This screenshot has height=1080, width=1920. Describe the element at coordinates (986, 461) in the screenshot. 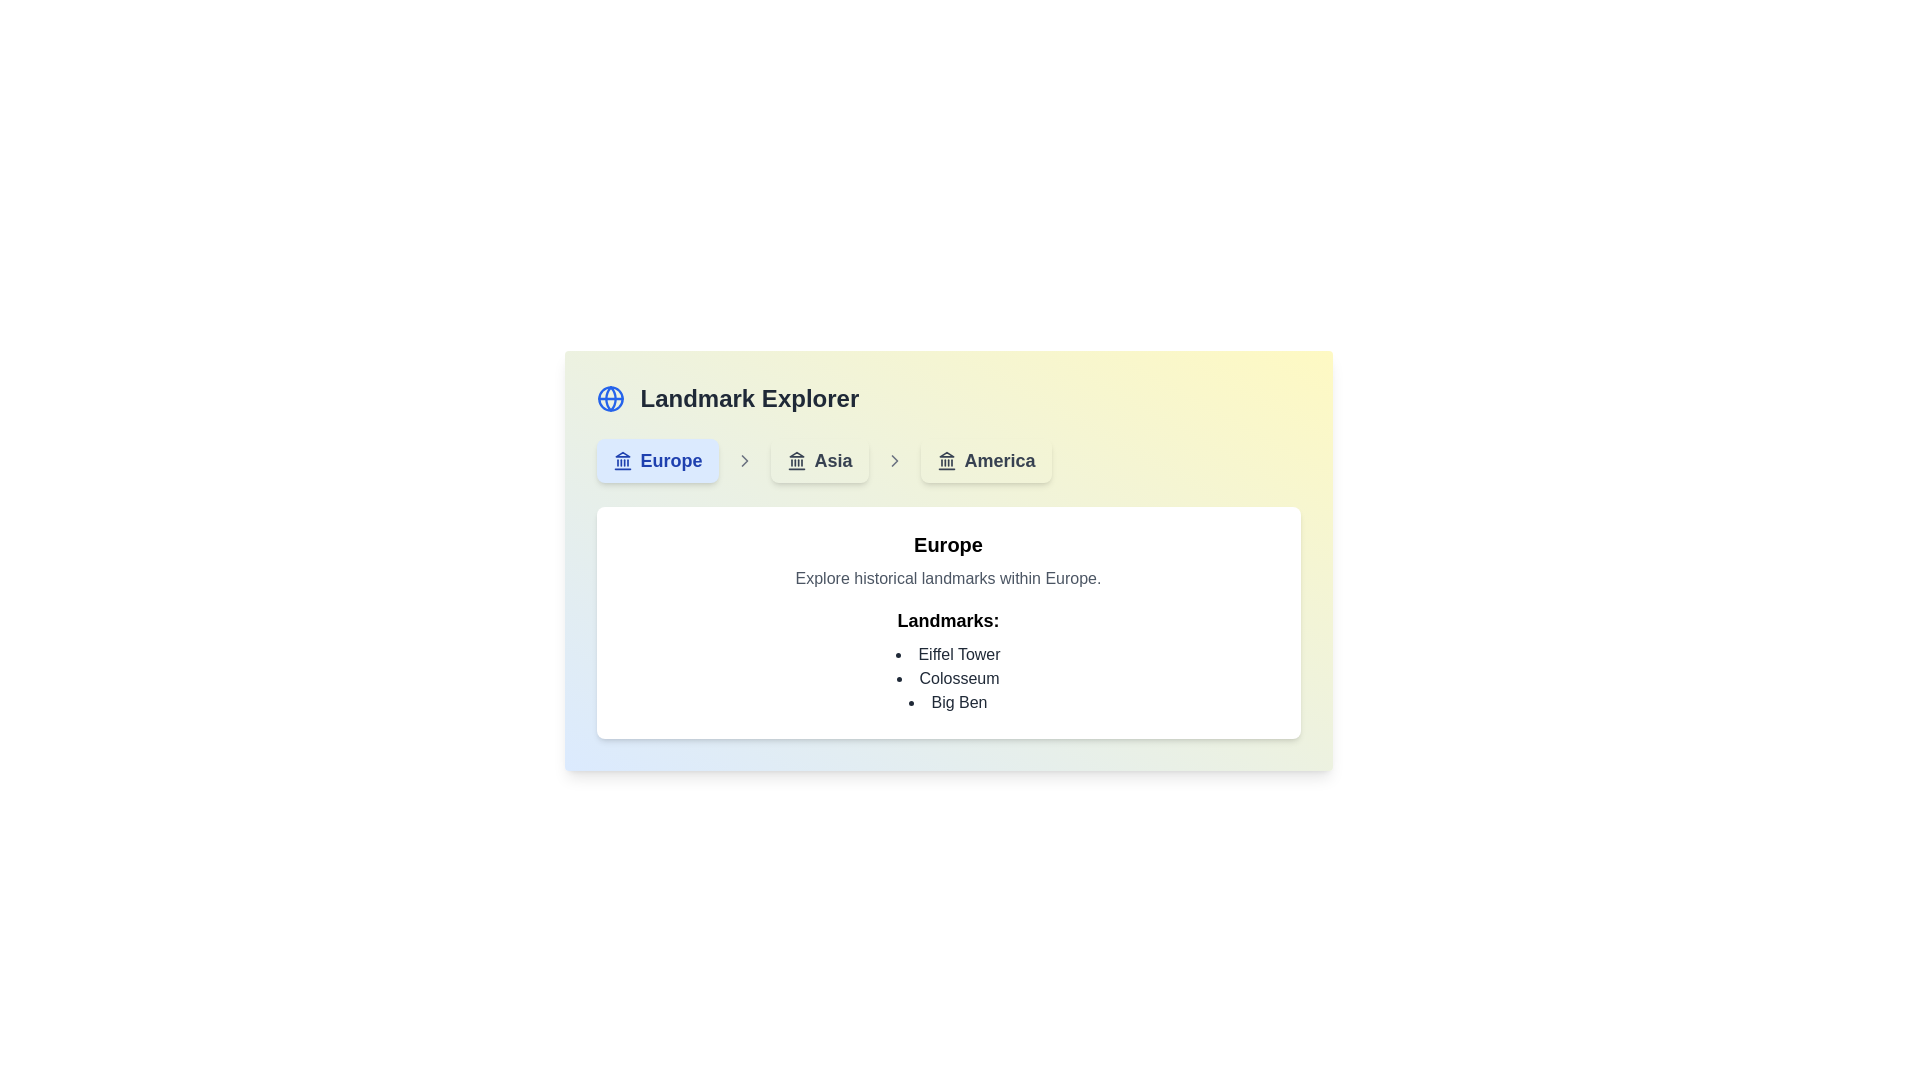

I see `the third navigation button labeled 'America' in the horizontal navigation bar` at that location.